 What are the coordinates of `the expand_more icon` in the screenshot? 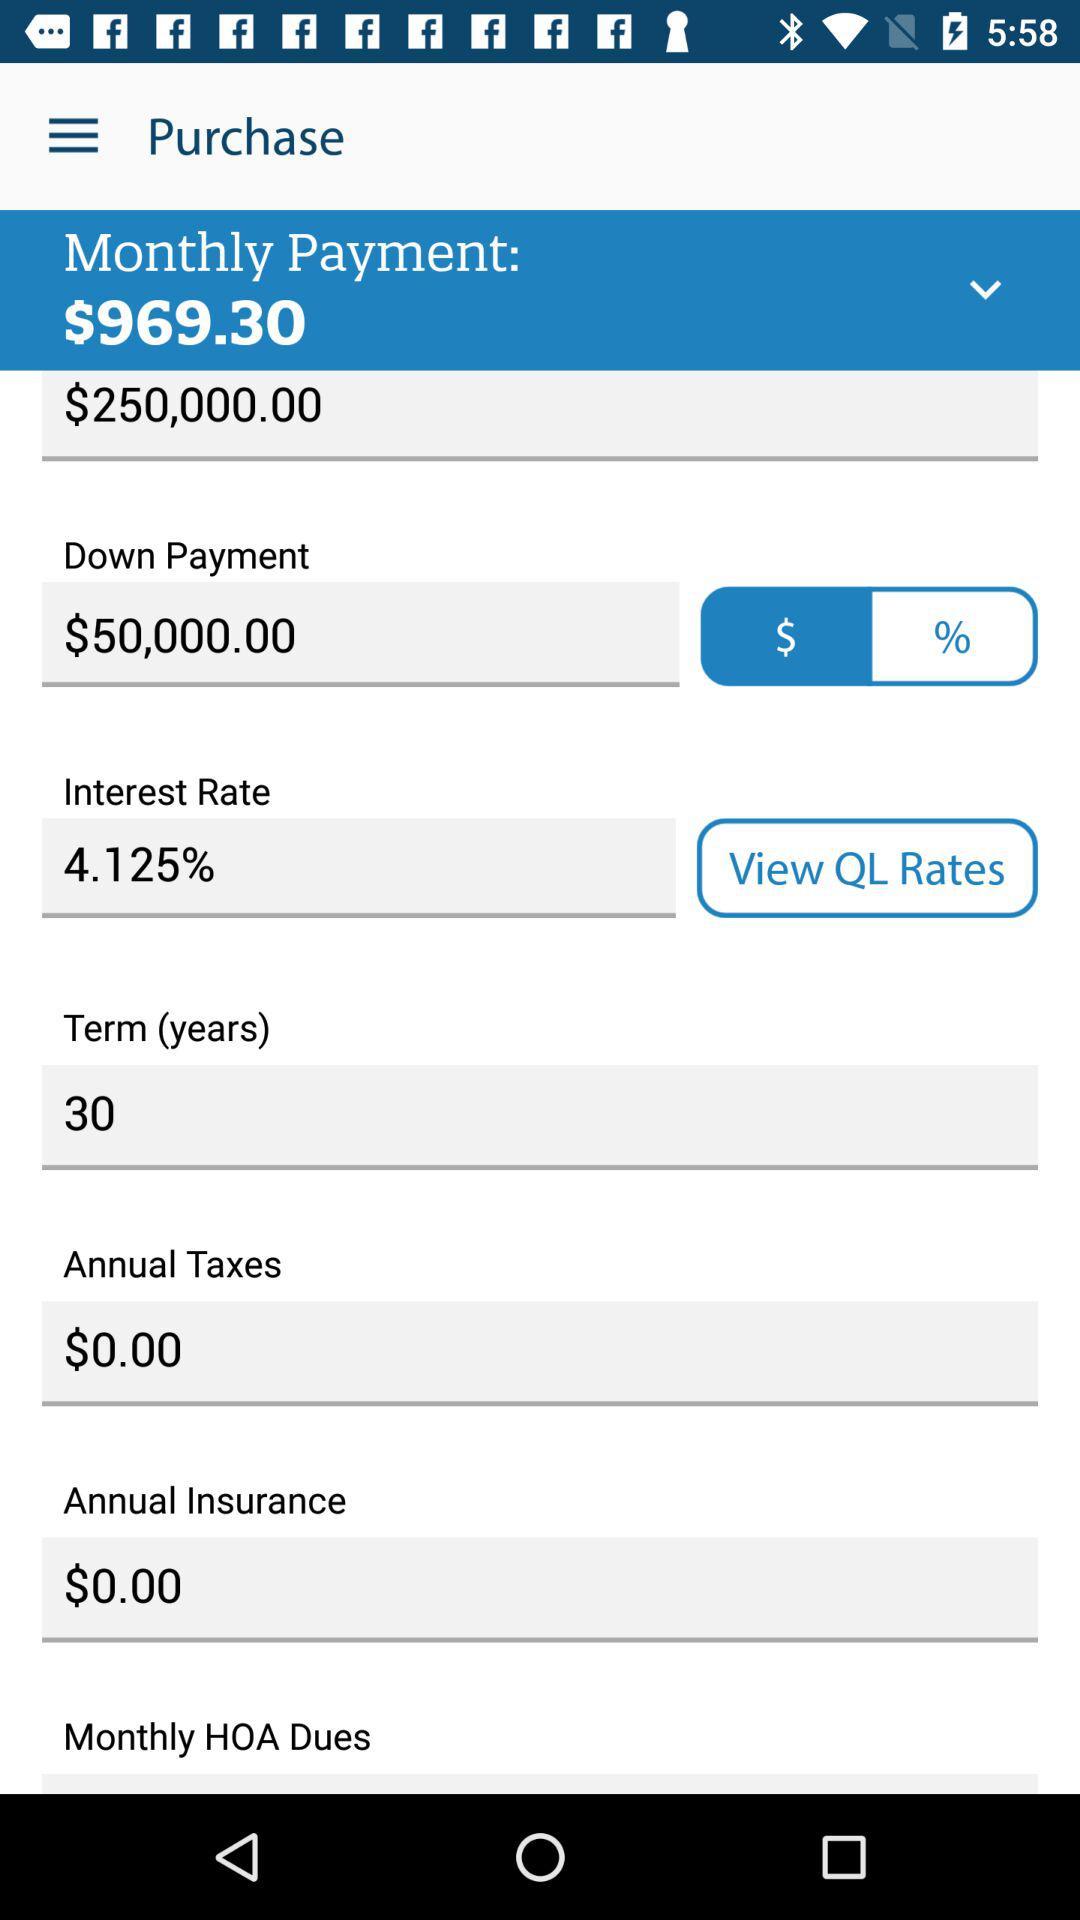 It's located at (984, 289).